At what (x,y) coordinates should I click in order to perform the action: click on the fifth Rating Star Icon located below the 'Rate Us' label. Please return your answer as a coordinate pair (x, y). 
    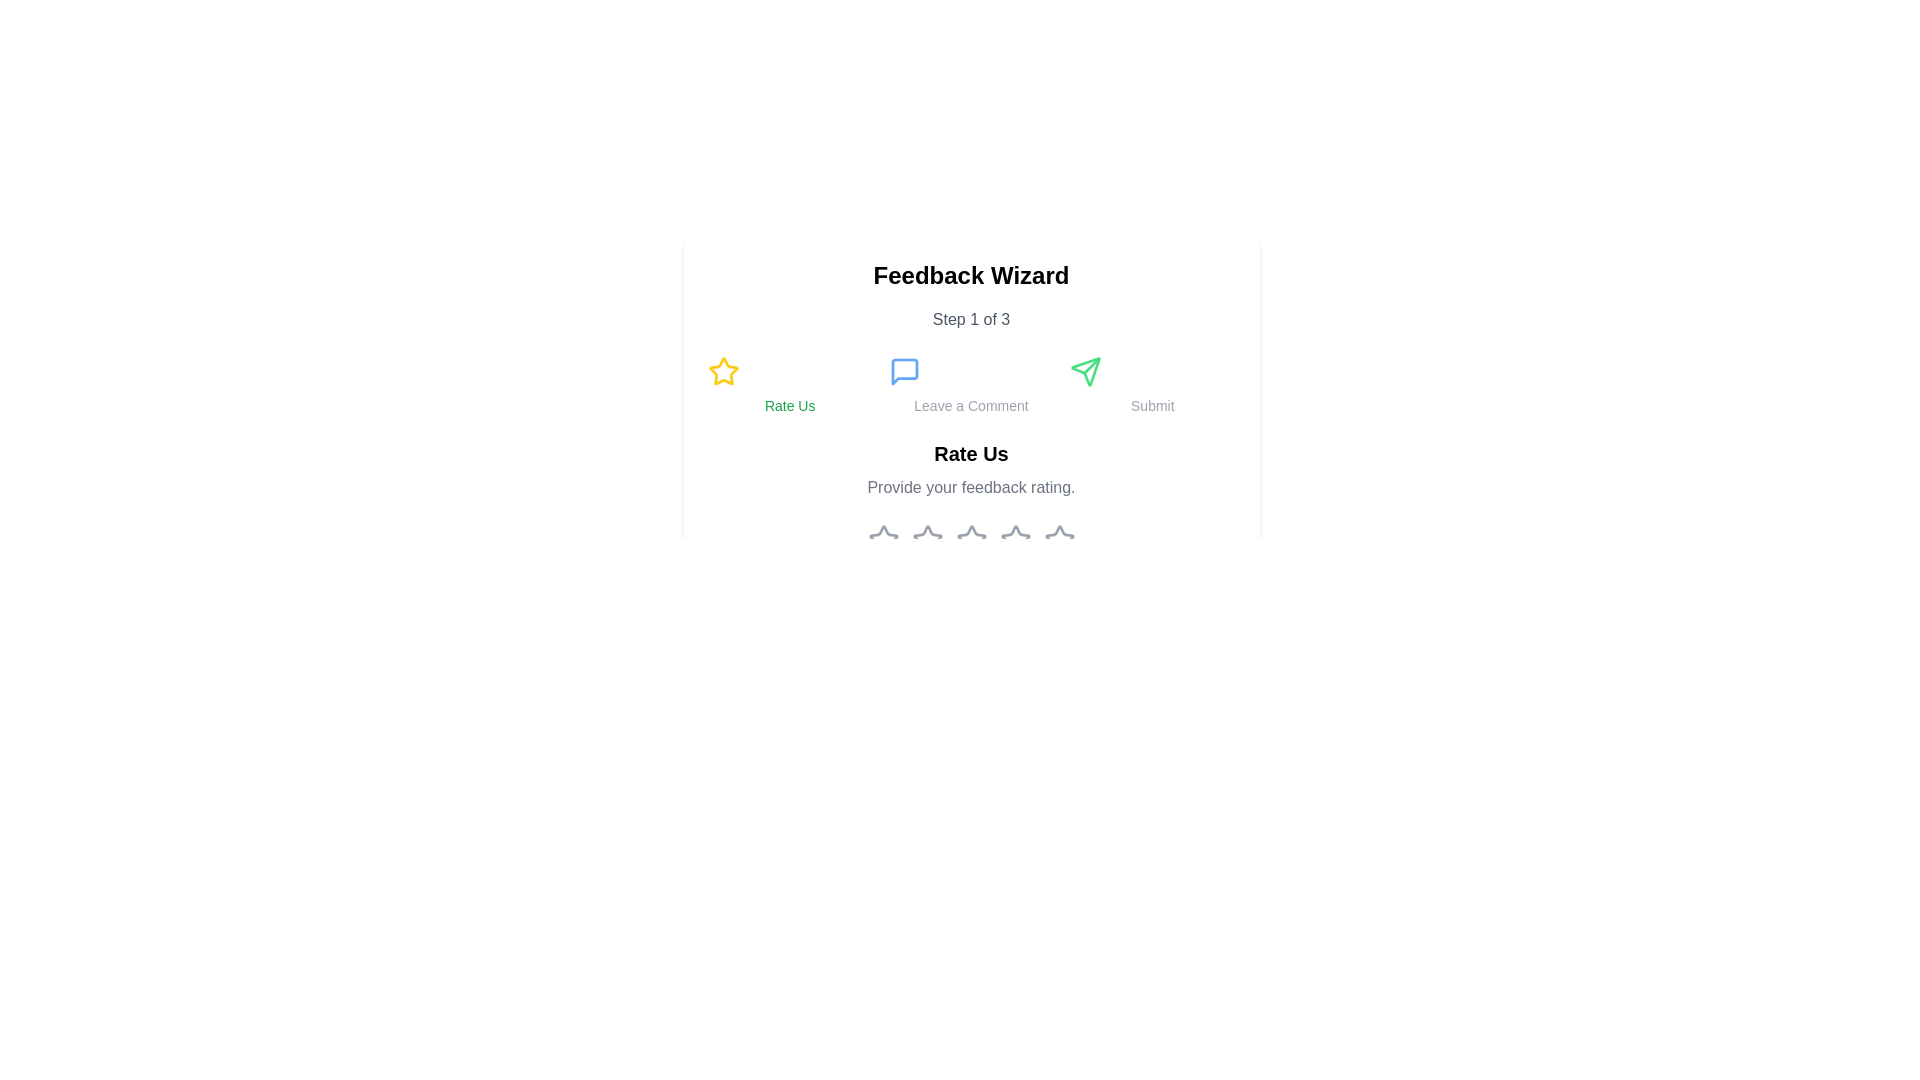
    Looking at the image, I should click on (1015, 538).